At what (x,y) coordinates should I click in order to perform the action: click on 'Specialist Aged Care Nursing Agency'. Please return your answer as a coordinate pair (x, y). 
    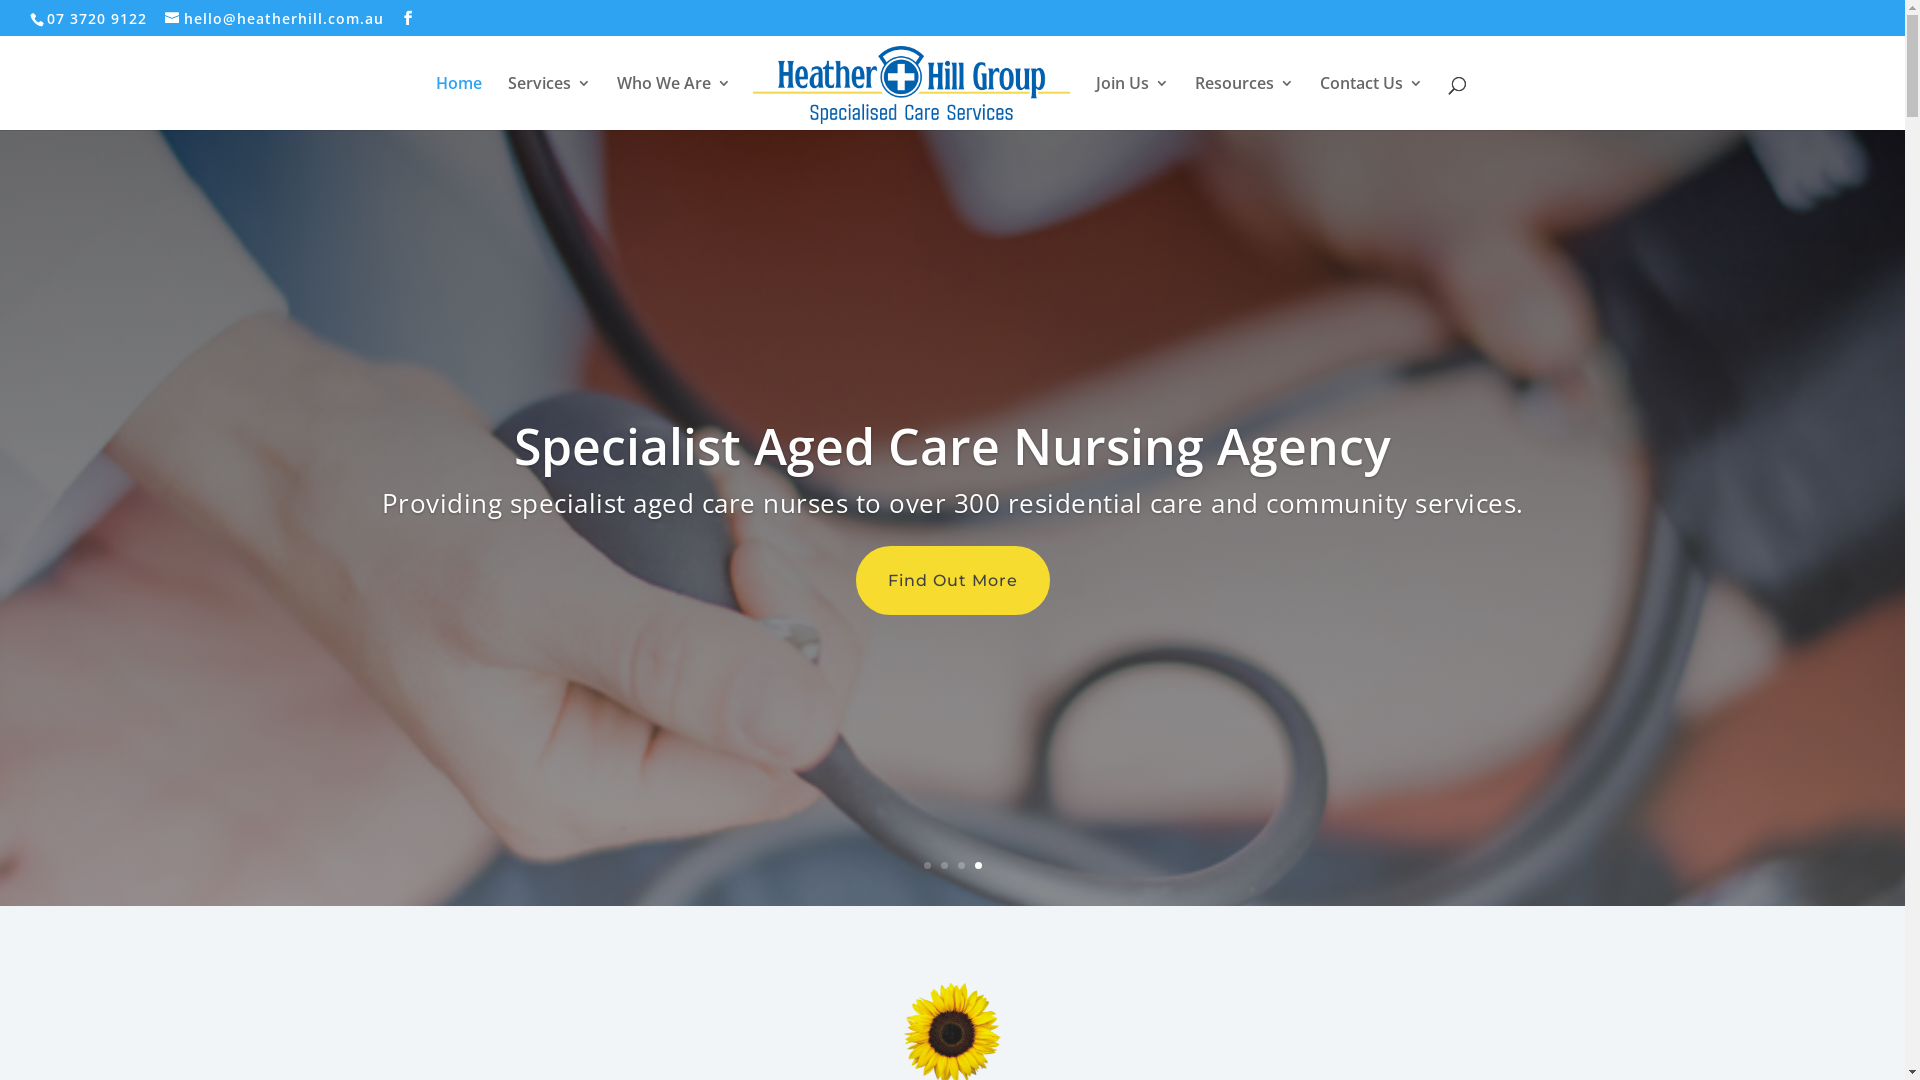
    Looking at the image, I should click on (951, 445).